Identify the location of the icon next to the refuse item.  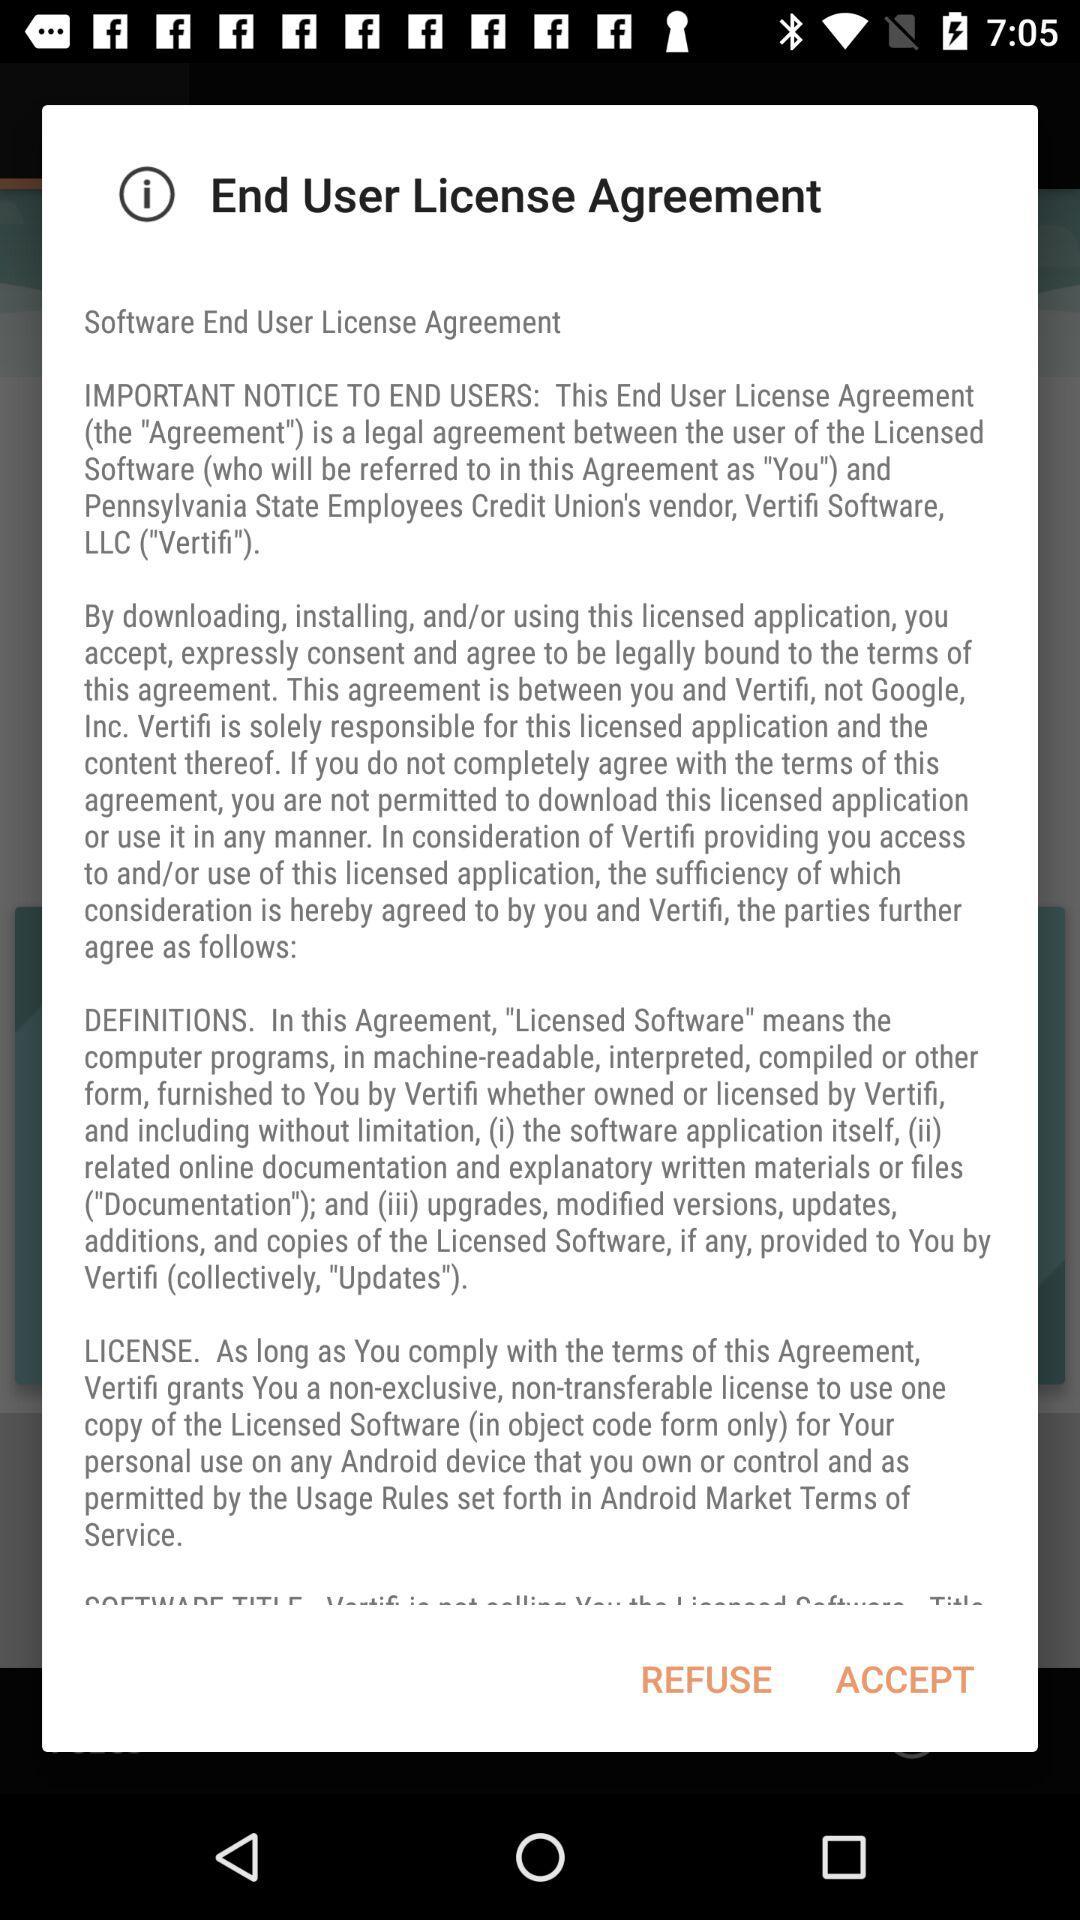
(905, 1678).